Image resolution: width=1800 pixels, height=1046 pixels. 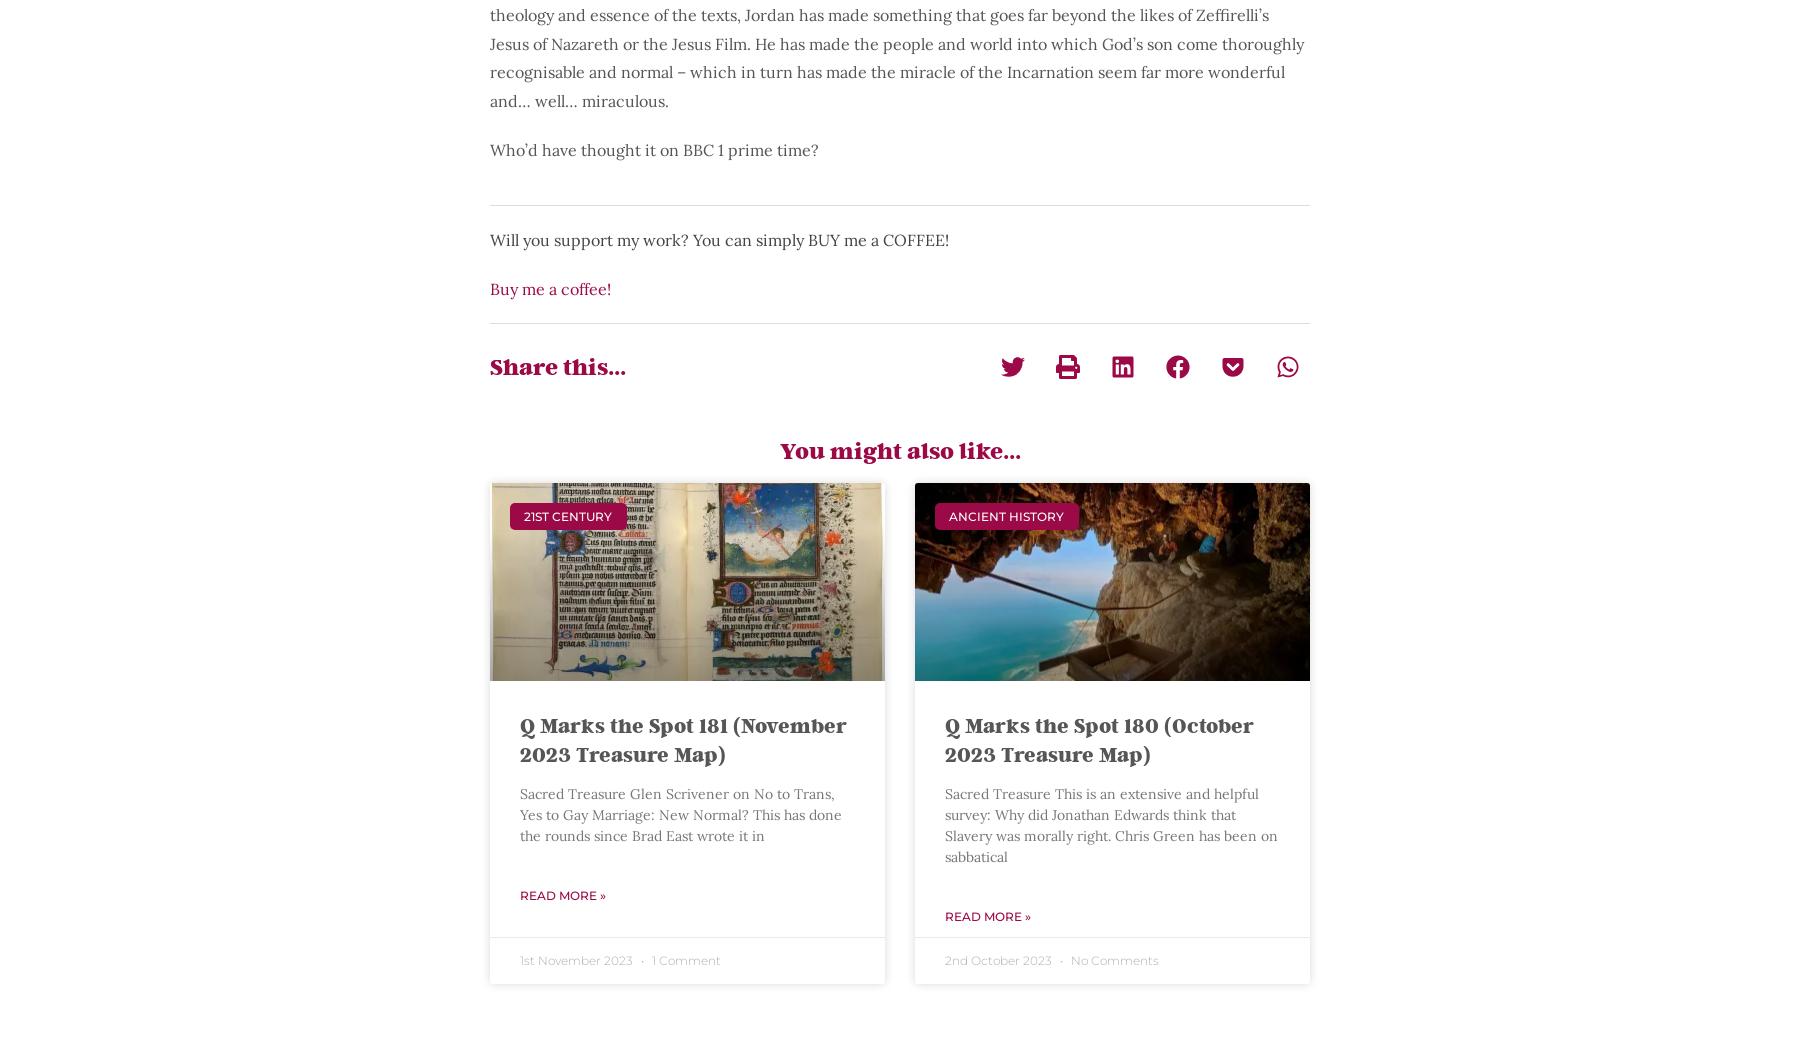 I want to click on '1st November 2023', so click(x=577, y=959).